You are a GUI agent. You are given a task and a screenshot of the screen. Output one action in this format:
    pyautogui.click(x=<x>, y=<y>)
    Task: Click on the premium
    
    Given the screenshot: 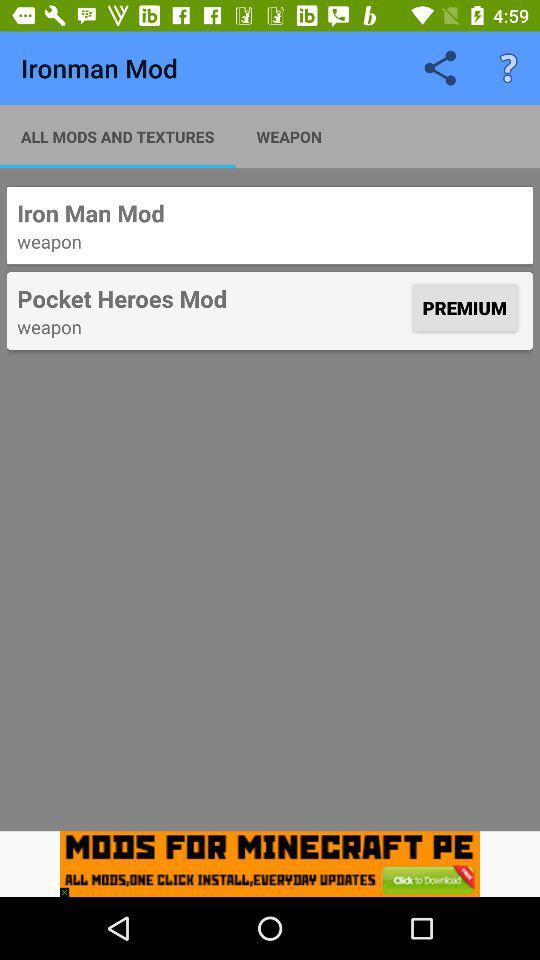 What is the action you would take?
    pyautogui.click(x=464, y=307)
    